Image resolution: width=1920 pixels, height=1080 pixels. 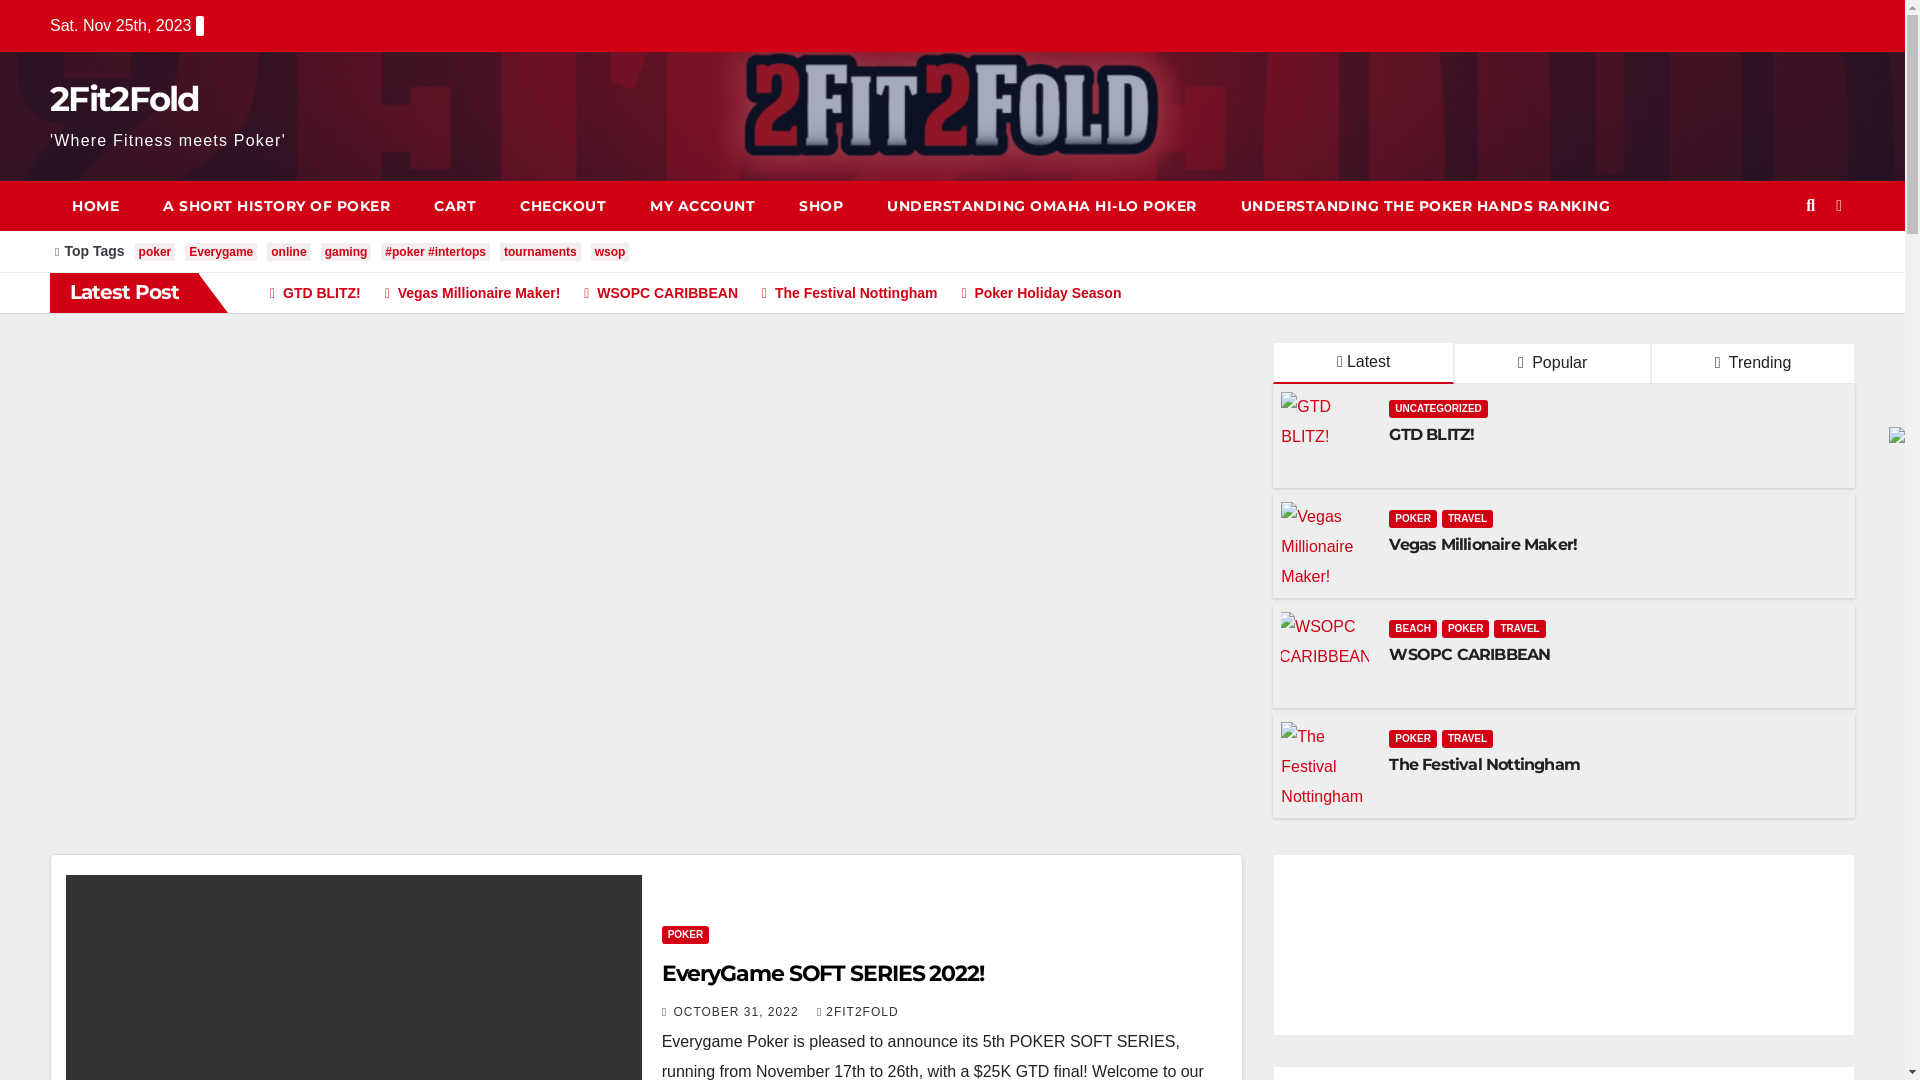 What do you see at coordinates (820, 205) in the screenshot?
I see `'SHOP'` at bounding box center [820, 205].